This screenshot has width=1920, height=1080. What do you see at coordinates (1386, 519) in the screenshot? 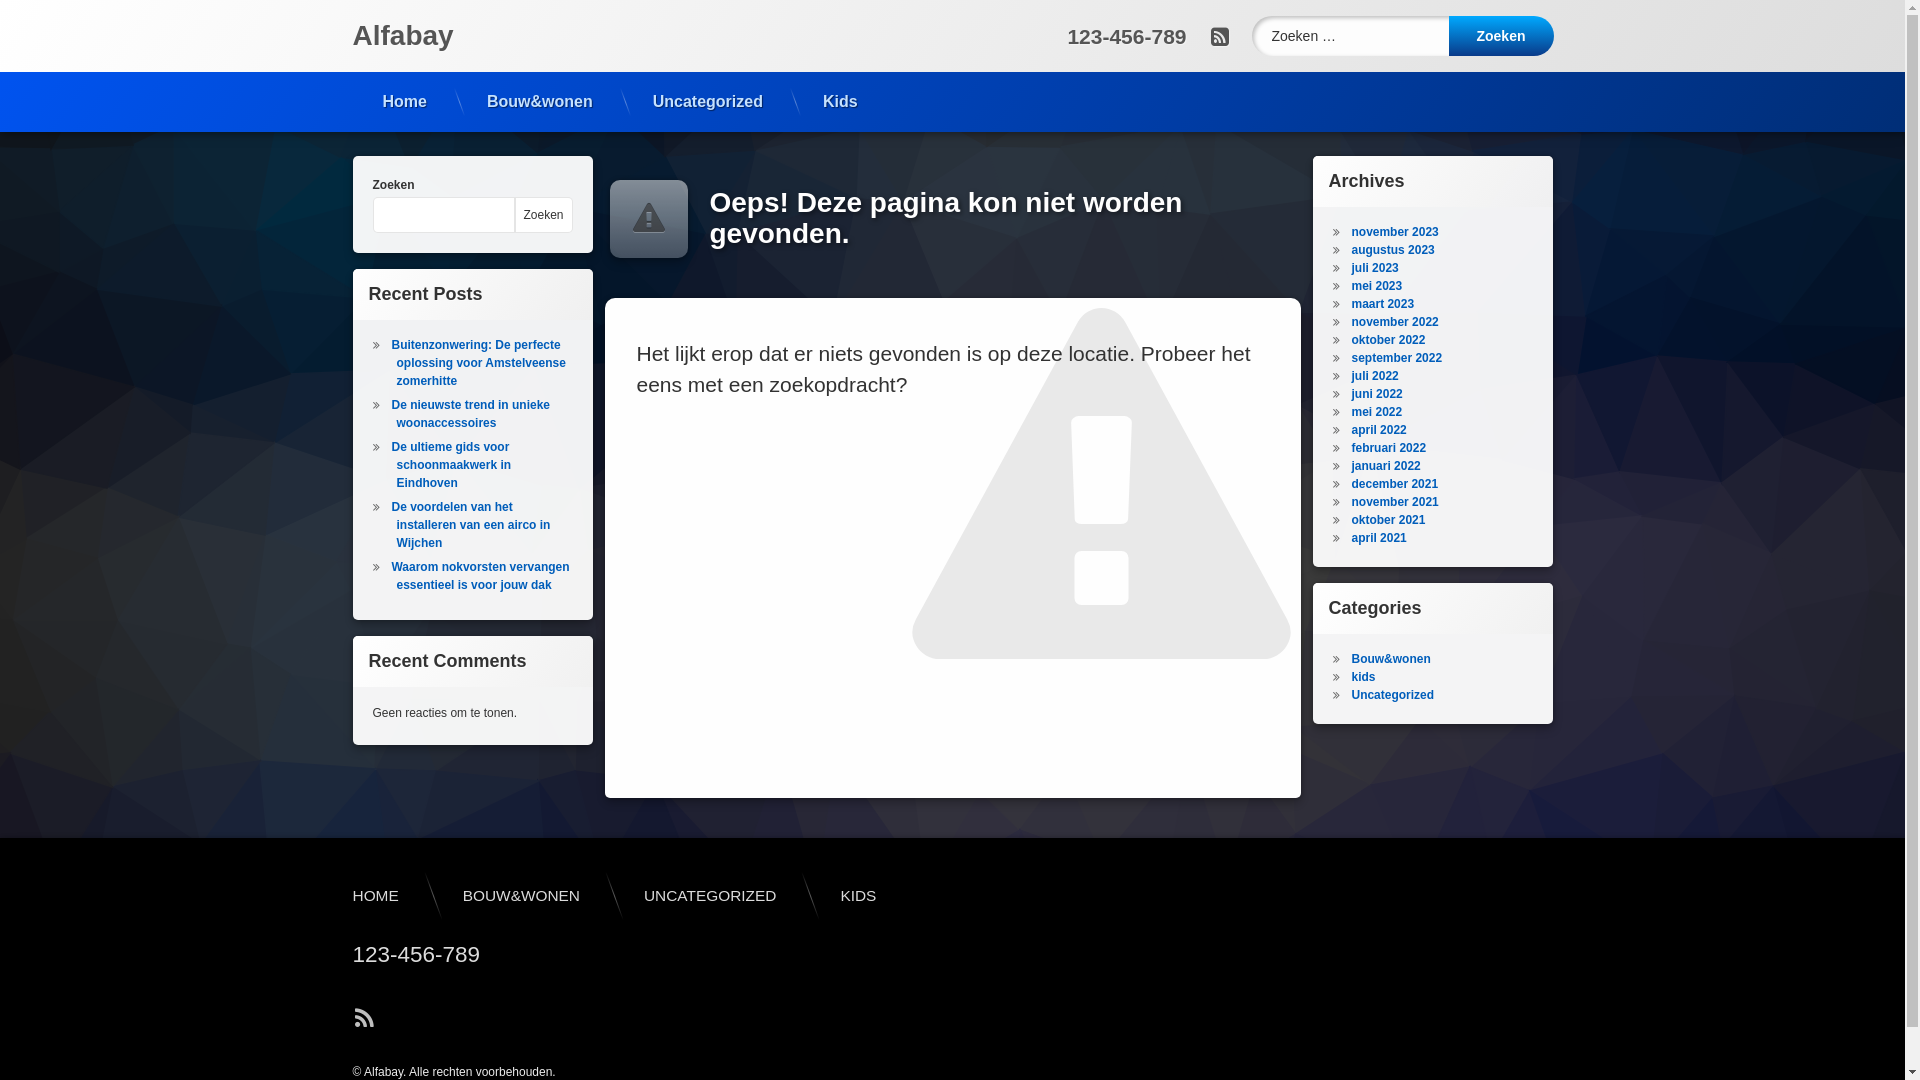
I see `'oktober 2021'` at bounding box center [1386, 519].